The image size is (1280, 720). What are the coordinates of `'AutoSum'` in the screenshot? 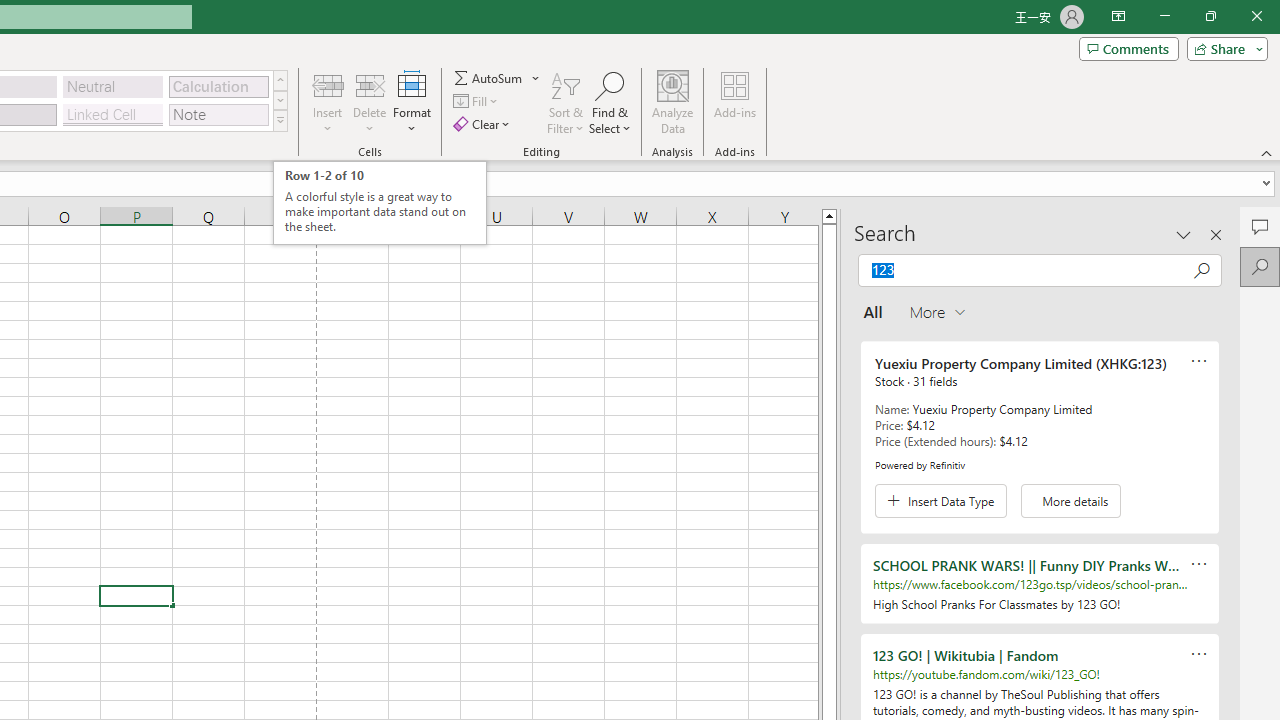 It's located at (497, 77).